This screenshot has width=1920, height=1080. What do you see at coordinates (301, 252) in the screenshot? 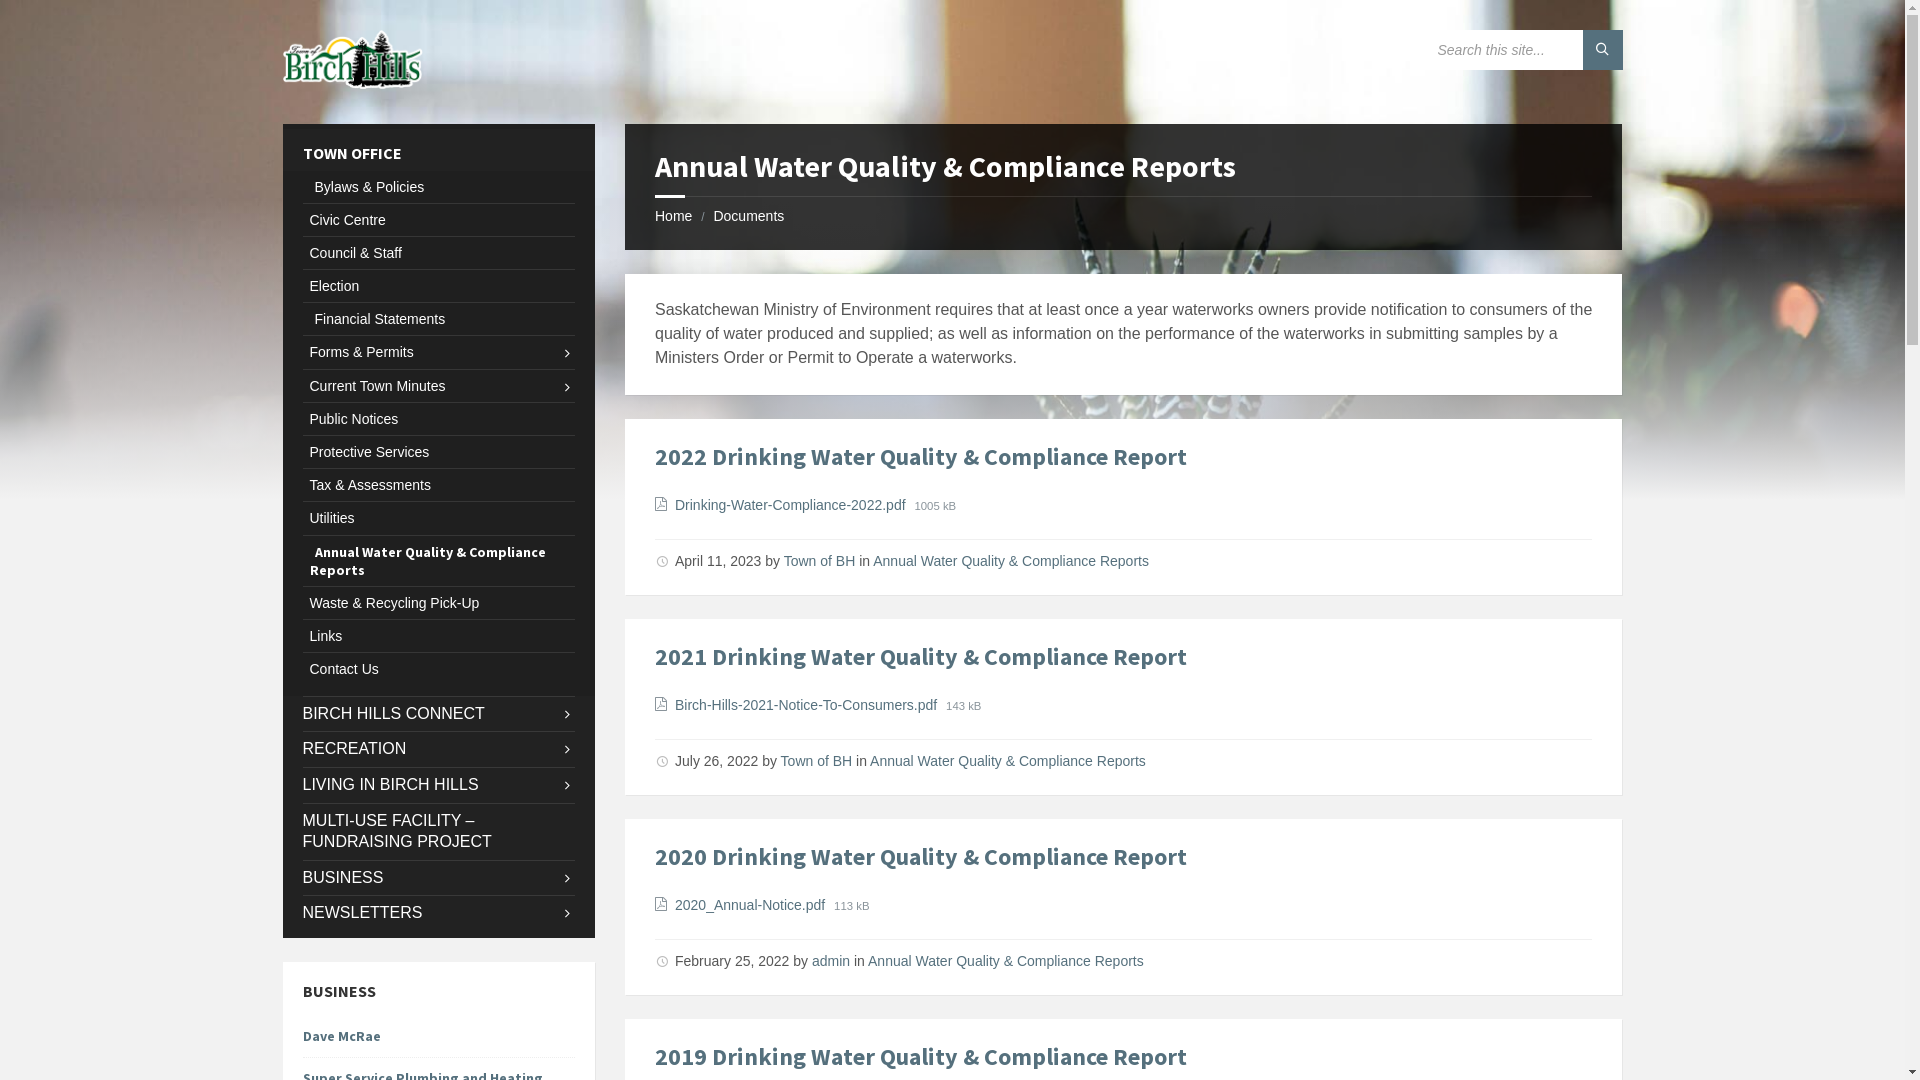
I see `'Council & Staff'` at bounding box center [301, 252].